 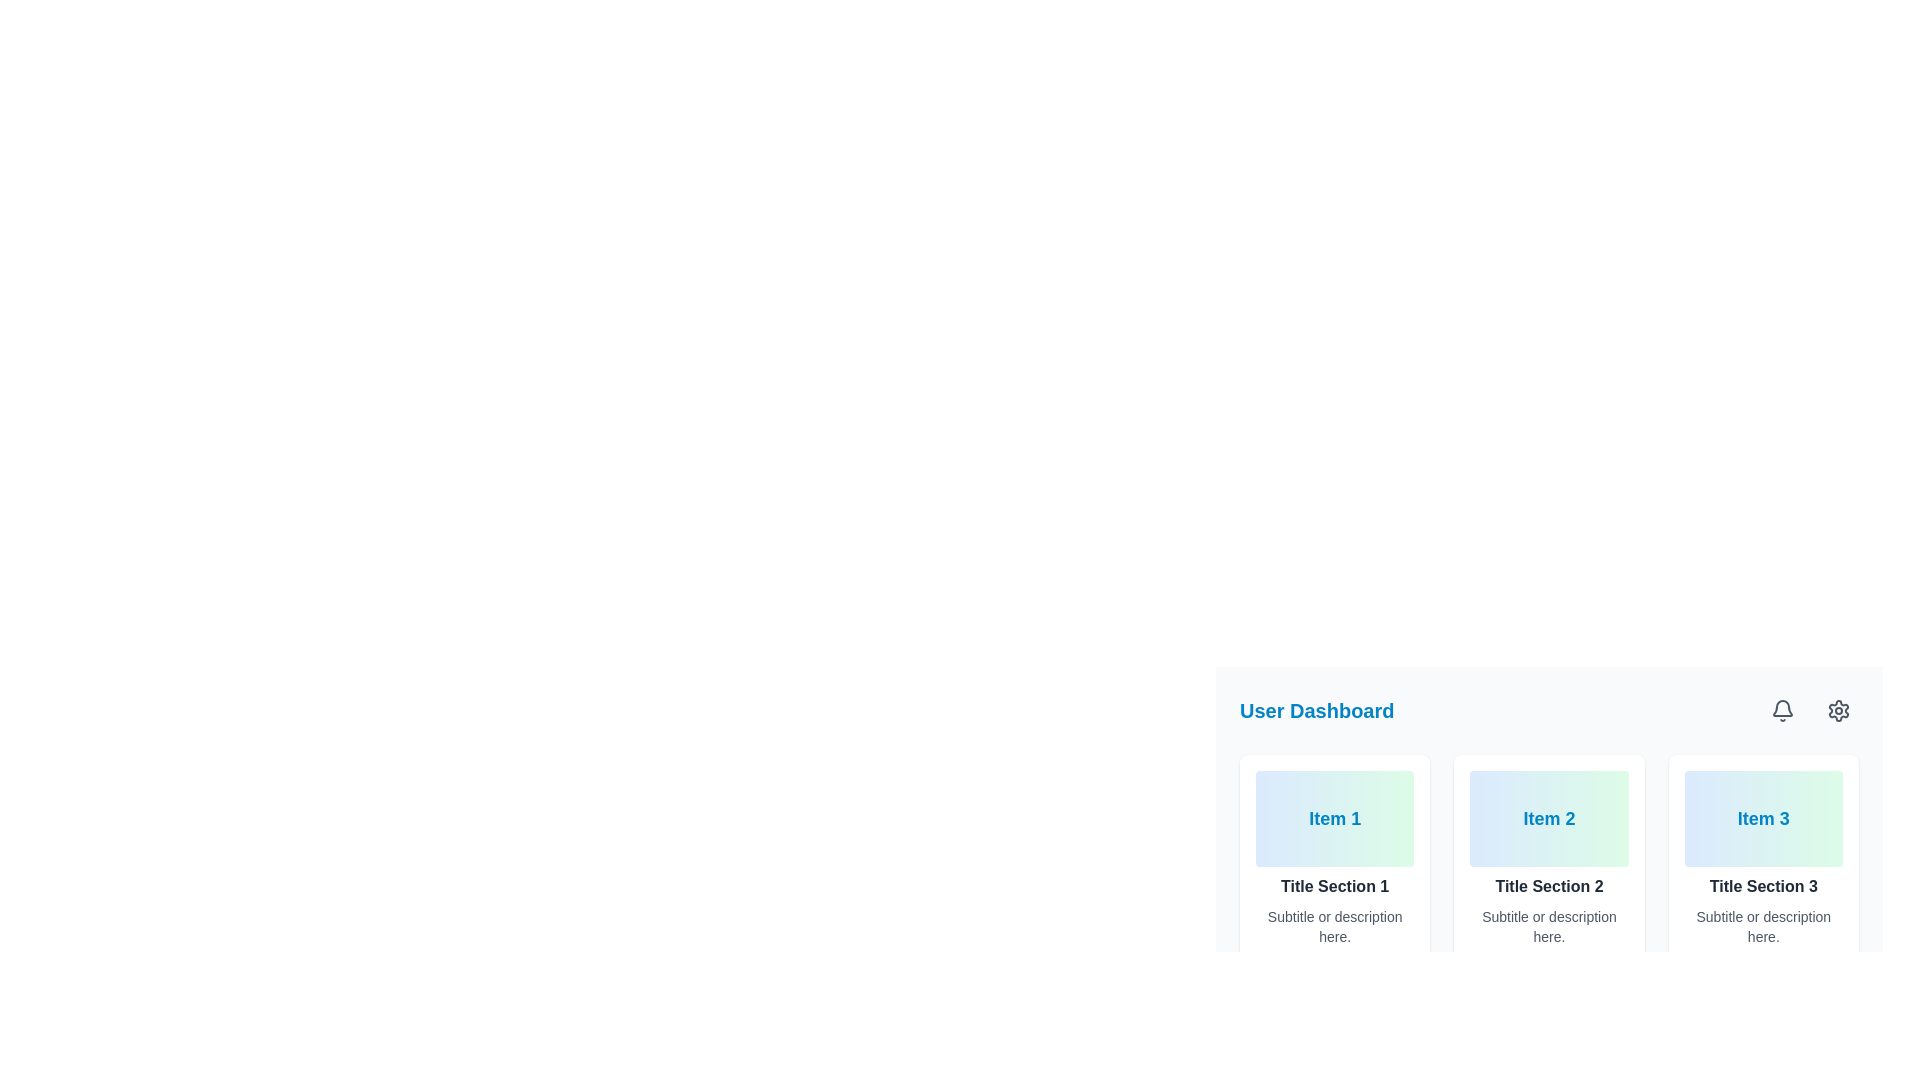 What do you see at coordinates (1548, 796) in the screenshot?
I see `the interactive card module located` at bounding box center [1548, 796].